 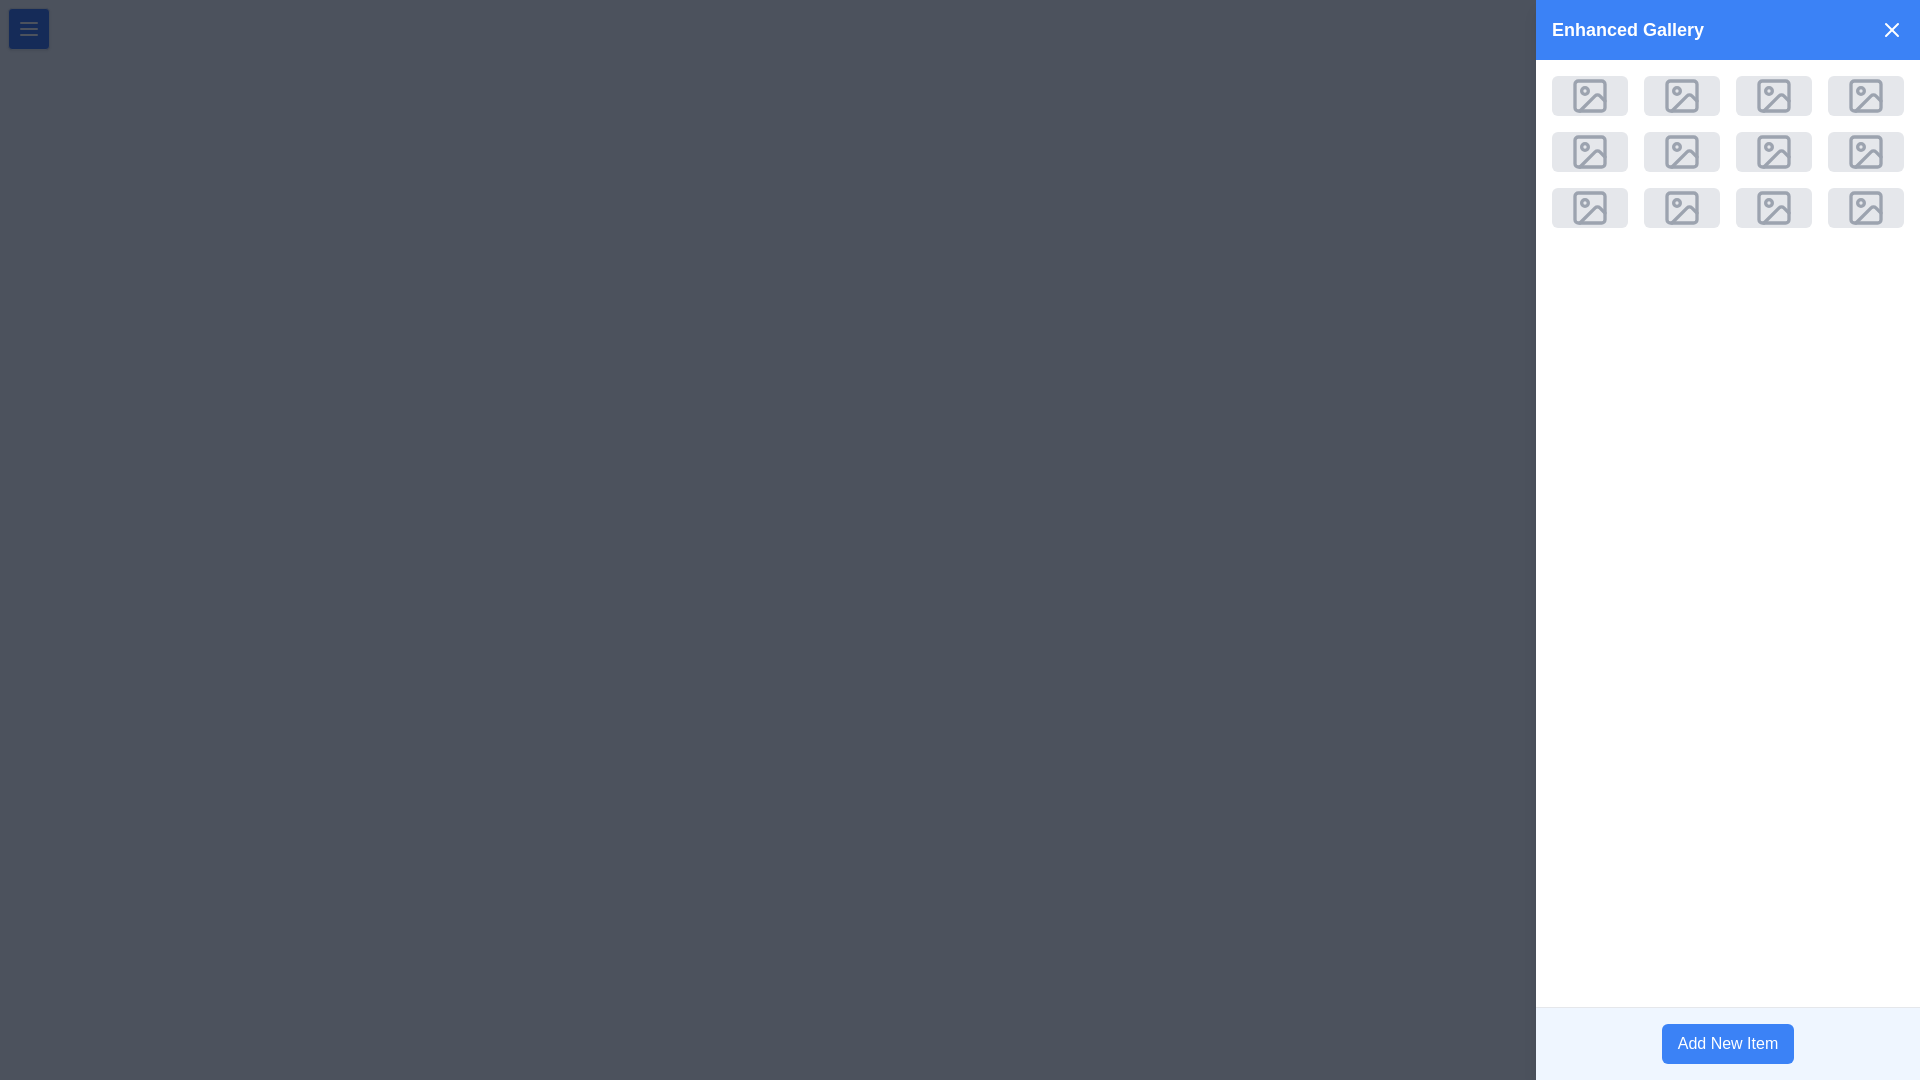 What do you see at coordinates (1680, 208) in the screenshot?
I see `the image placeholder in the Enhanced Gallery interface` at bounding box center [1680, 208].